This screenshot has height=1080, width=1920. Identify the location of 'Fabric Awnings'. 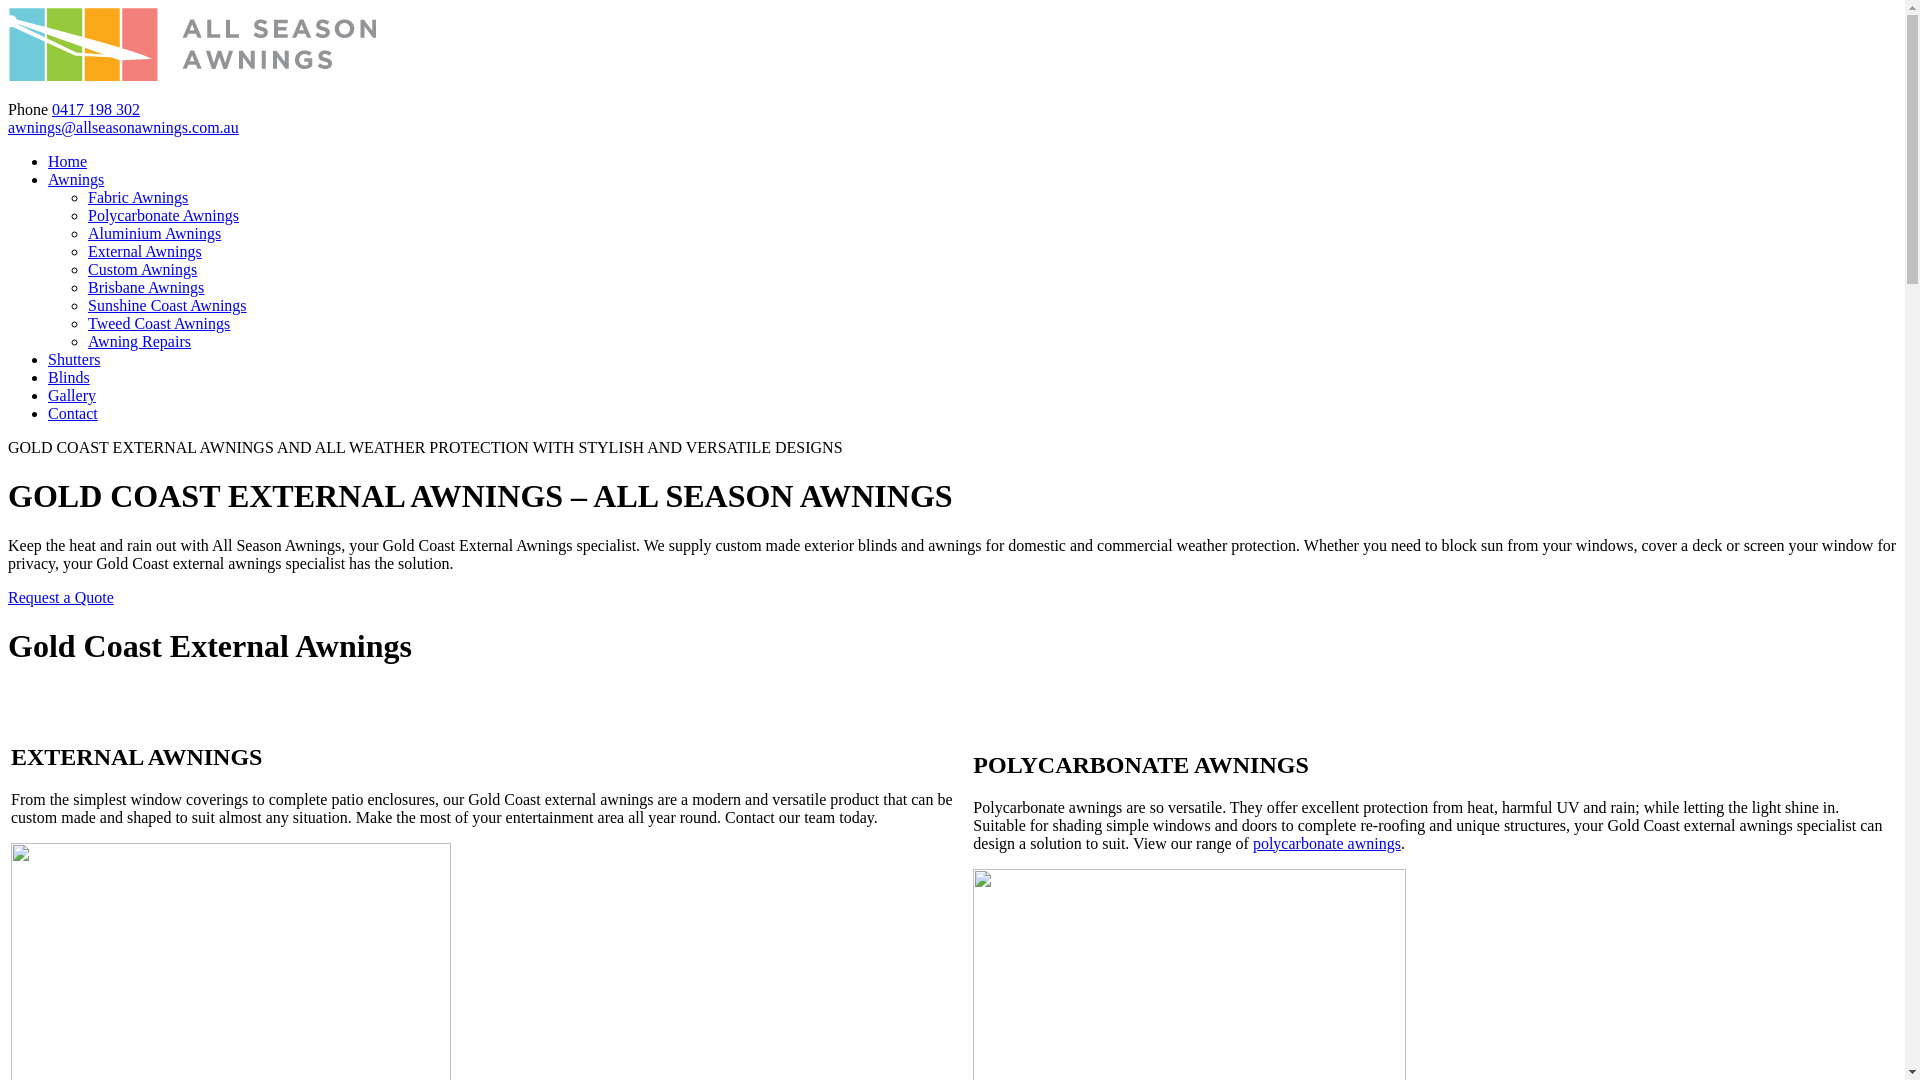
(137, 197).